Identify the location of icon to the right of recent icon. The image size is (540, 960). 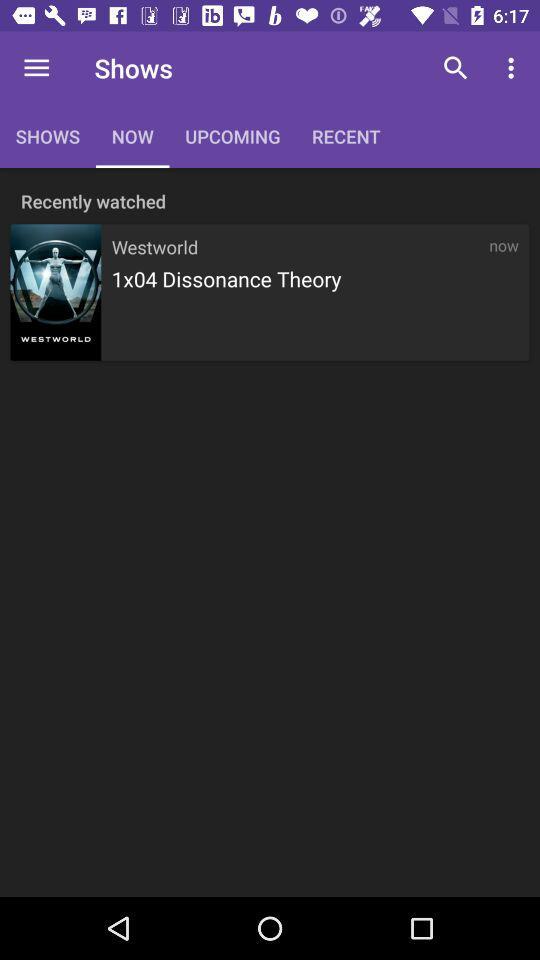
(455, 68).